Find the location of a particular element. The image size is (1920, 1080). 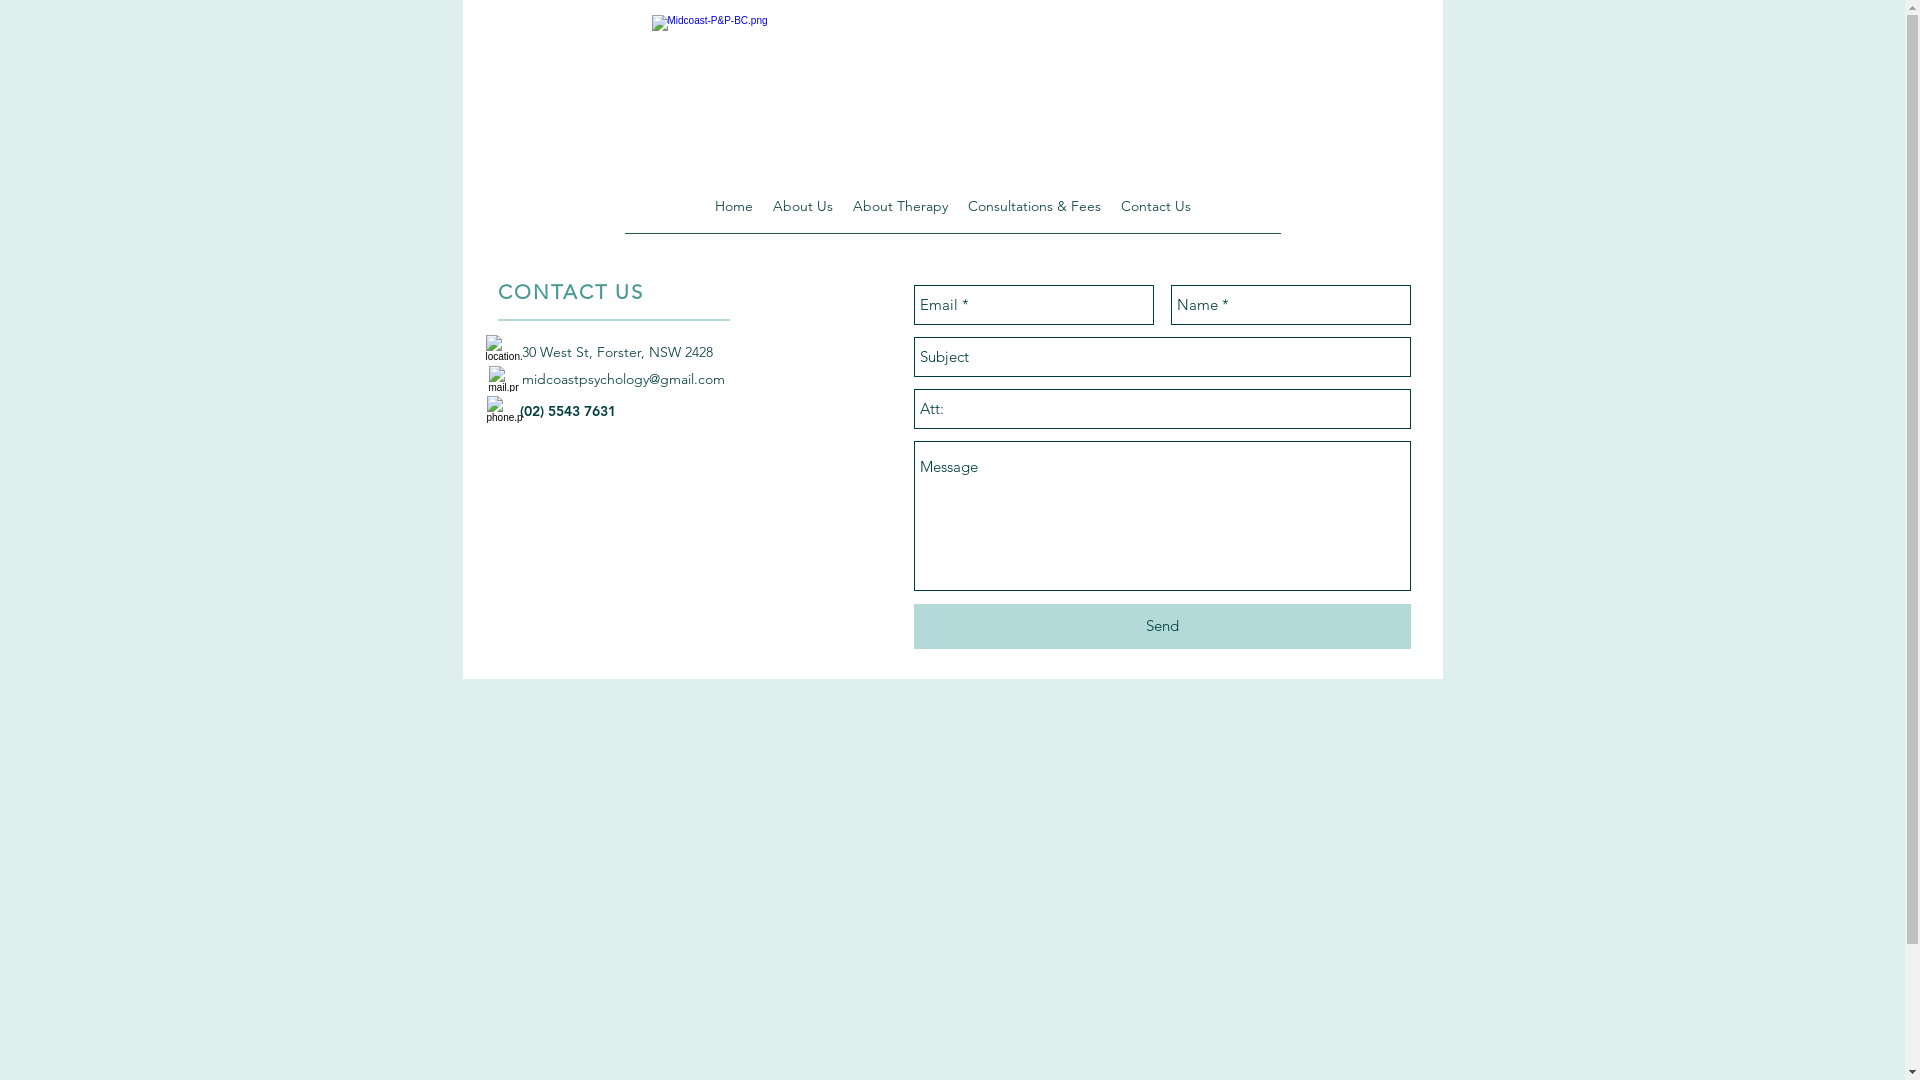

' (02) 5543 7631' is located at coordinates (565, 410).